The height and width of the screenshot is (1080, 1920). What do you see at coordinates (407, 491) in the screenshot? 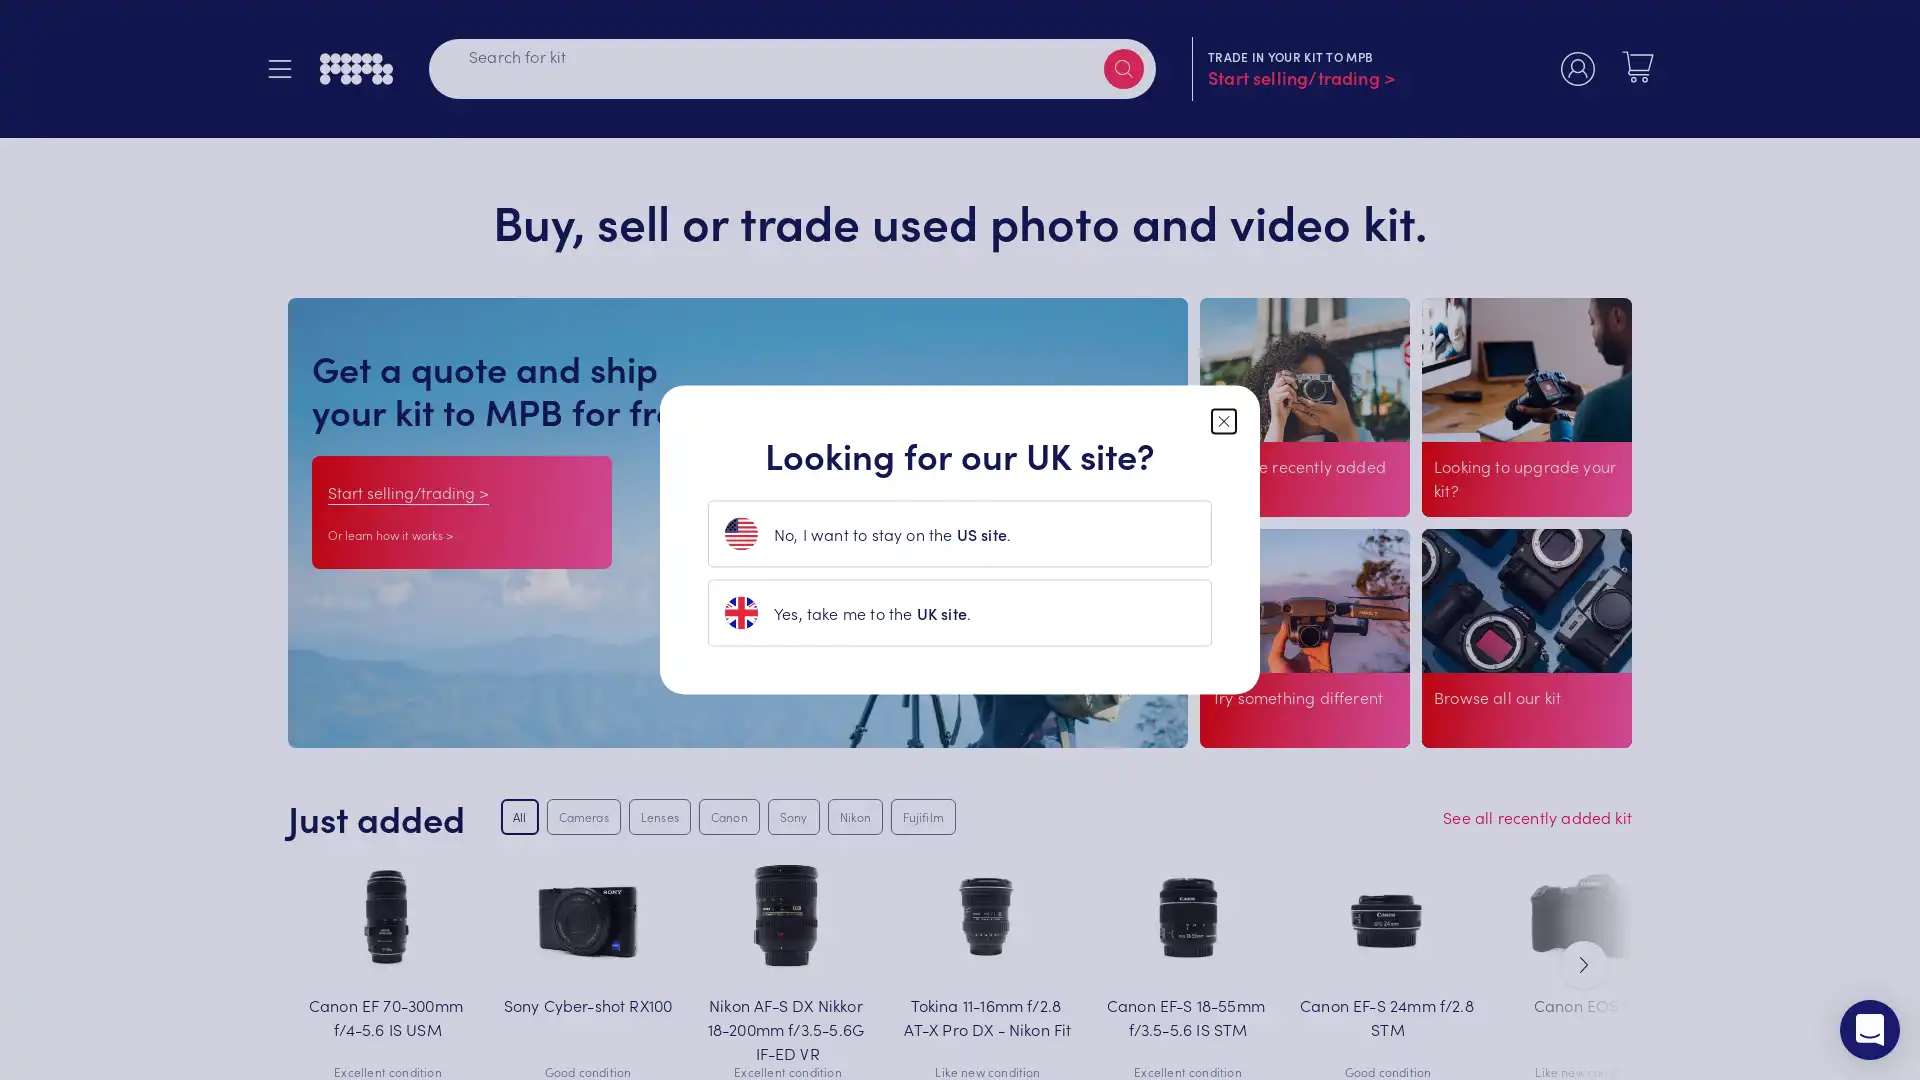
I see `Start selling/trading >` at bounding box center [407, 491].